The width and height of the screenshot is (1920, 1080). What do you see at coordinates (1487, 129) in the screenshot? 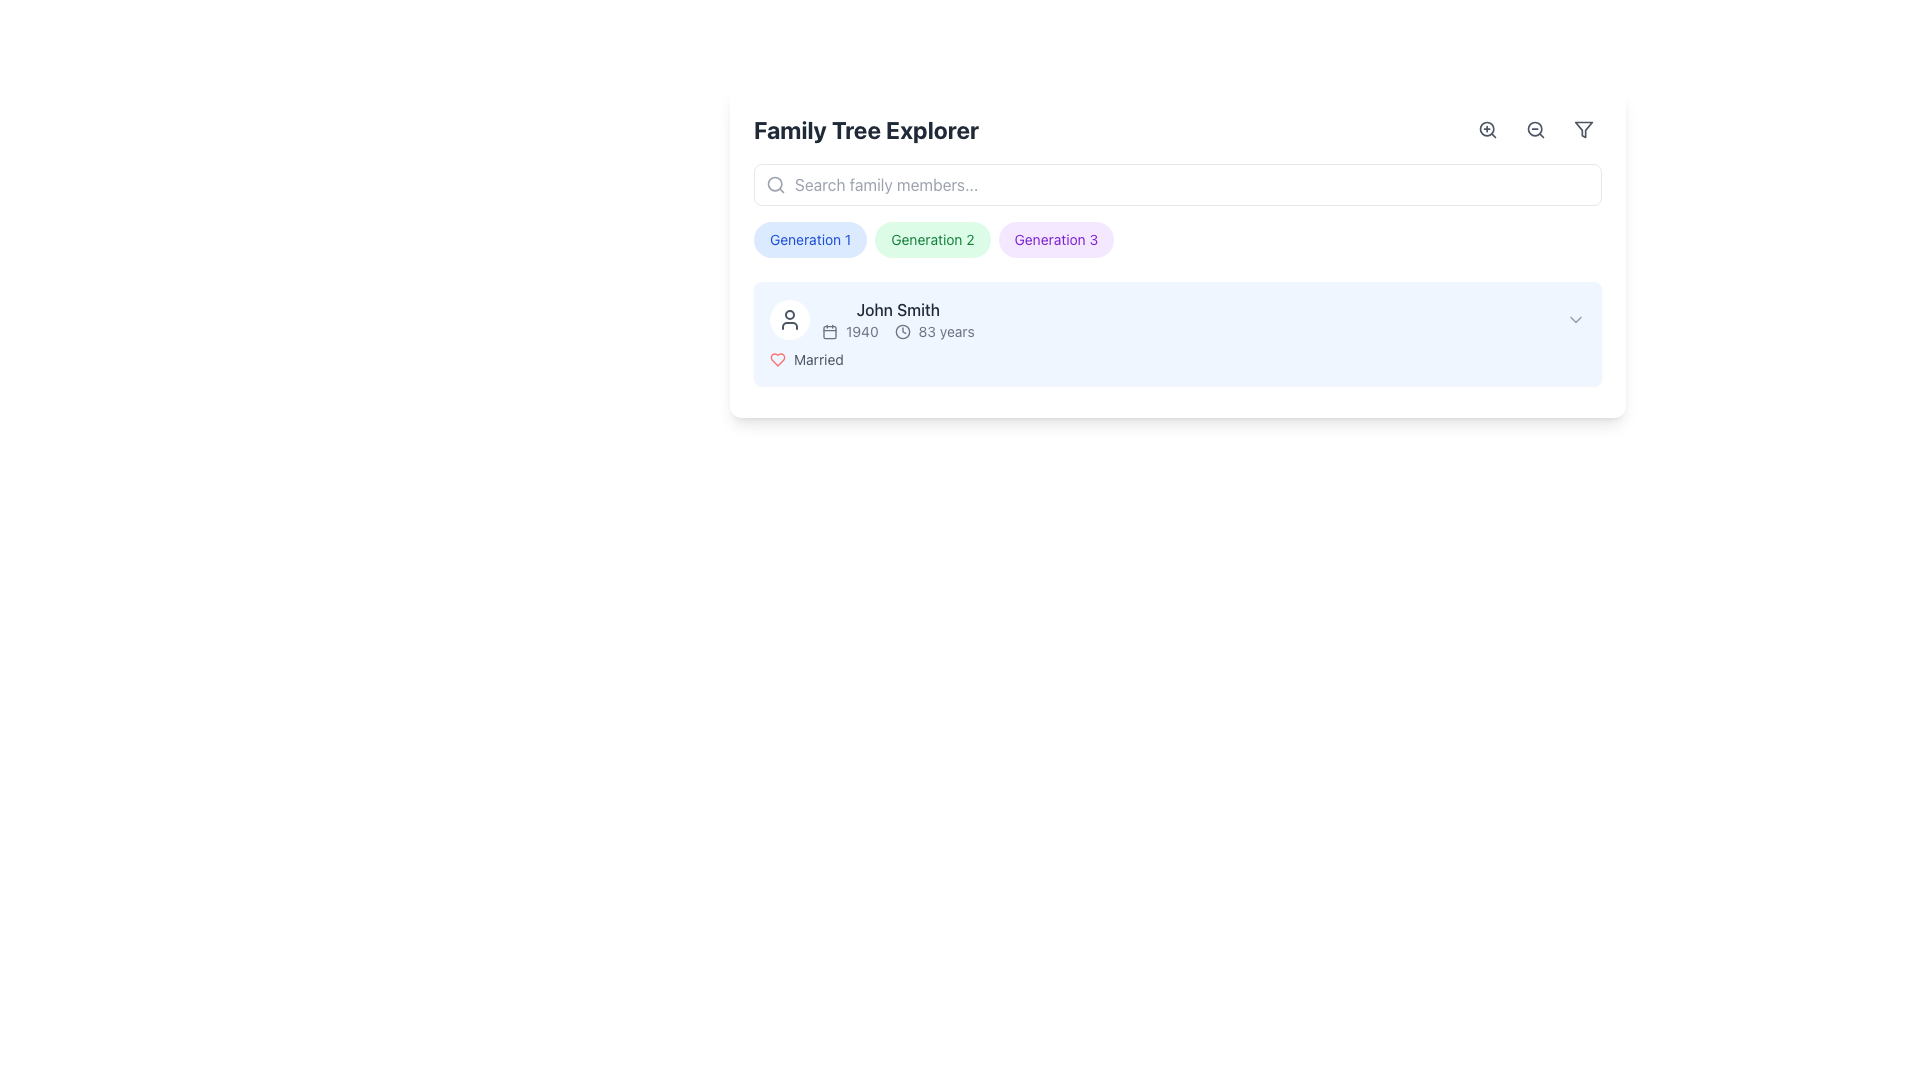
I see `the SVG circle element representing the 'zoom in' option located at the center of the magnifying glass icon in the top right UI section` at bounding box center [1487, 129].